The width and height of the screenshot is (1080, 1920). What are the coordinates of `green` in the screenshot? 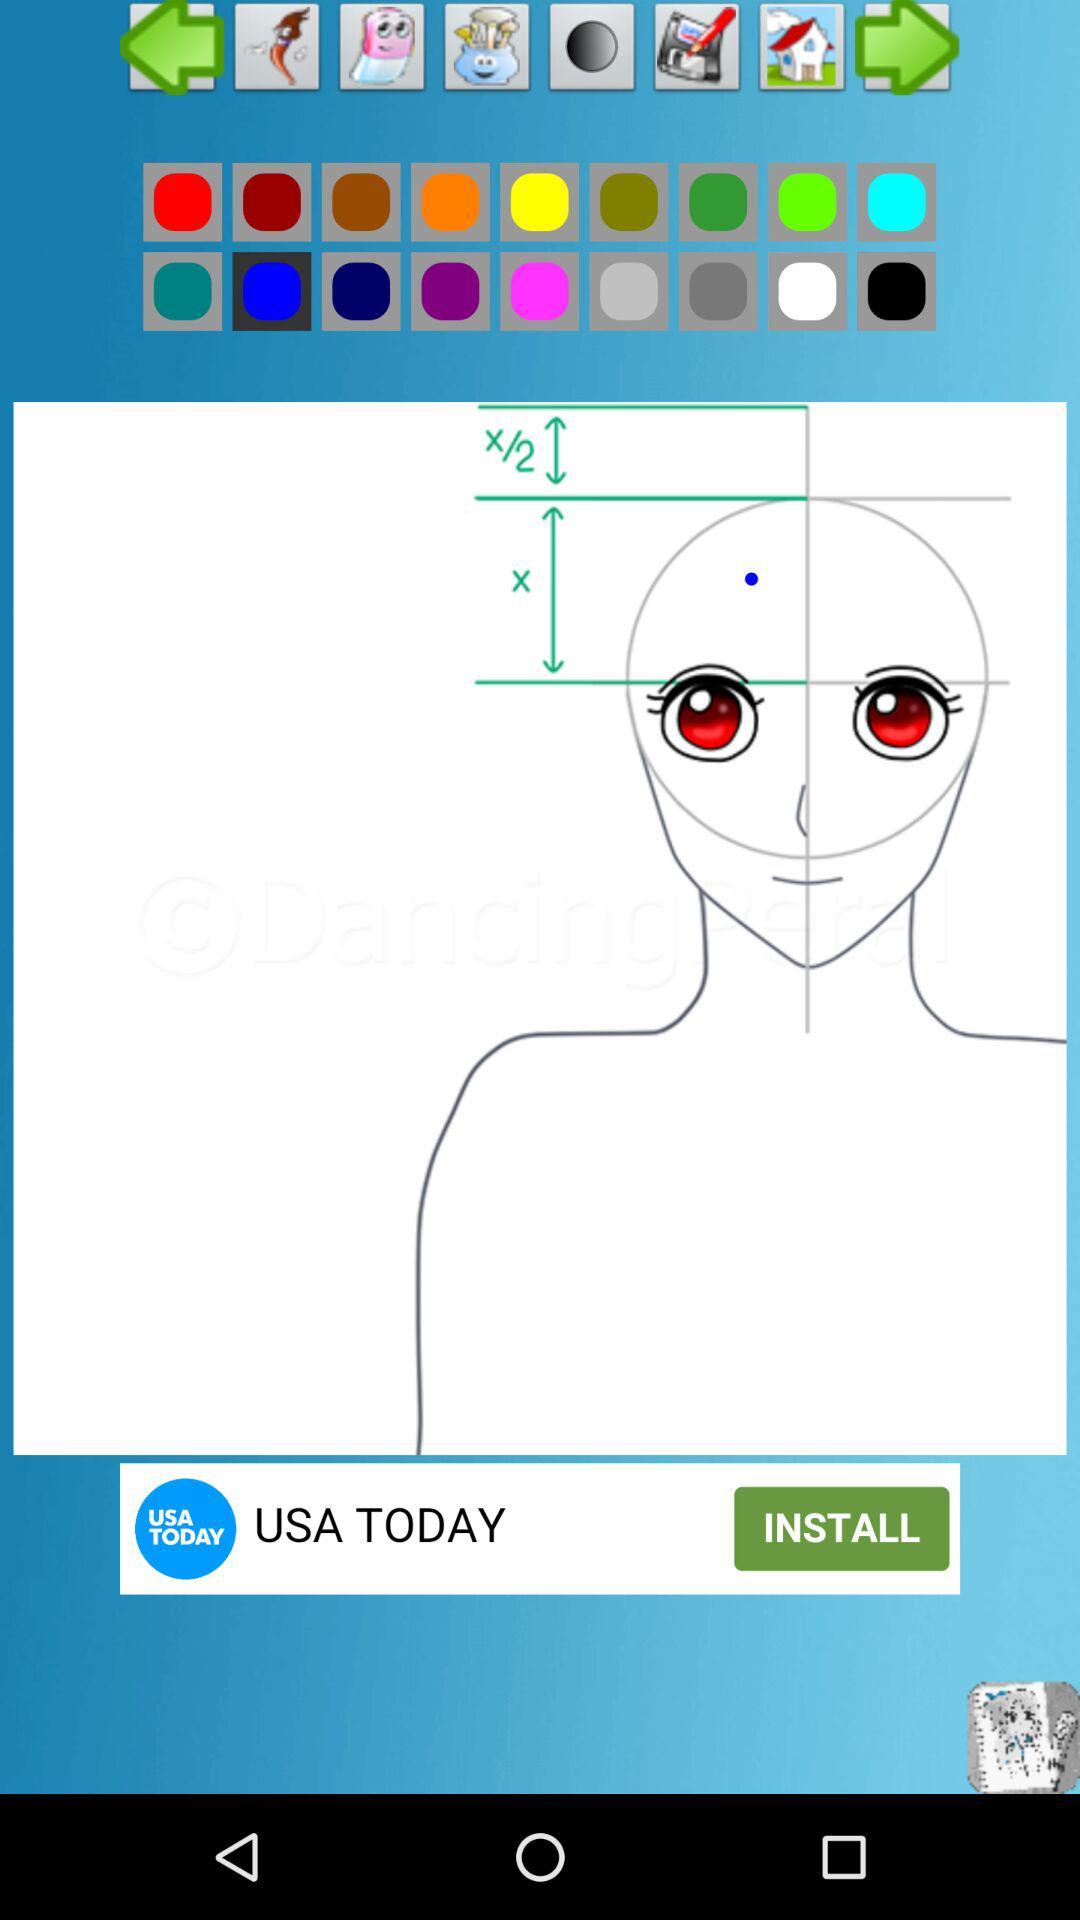 It's located at (717, 290).